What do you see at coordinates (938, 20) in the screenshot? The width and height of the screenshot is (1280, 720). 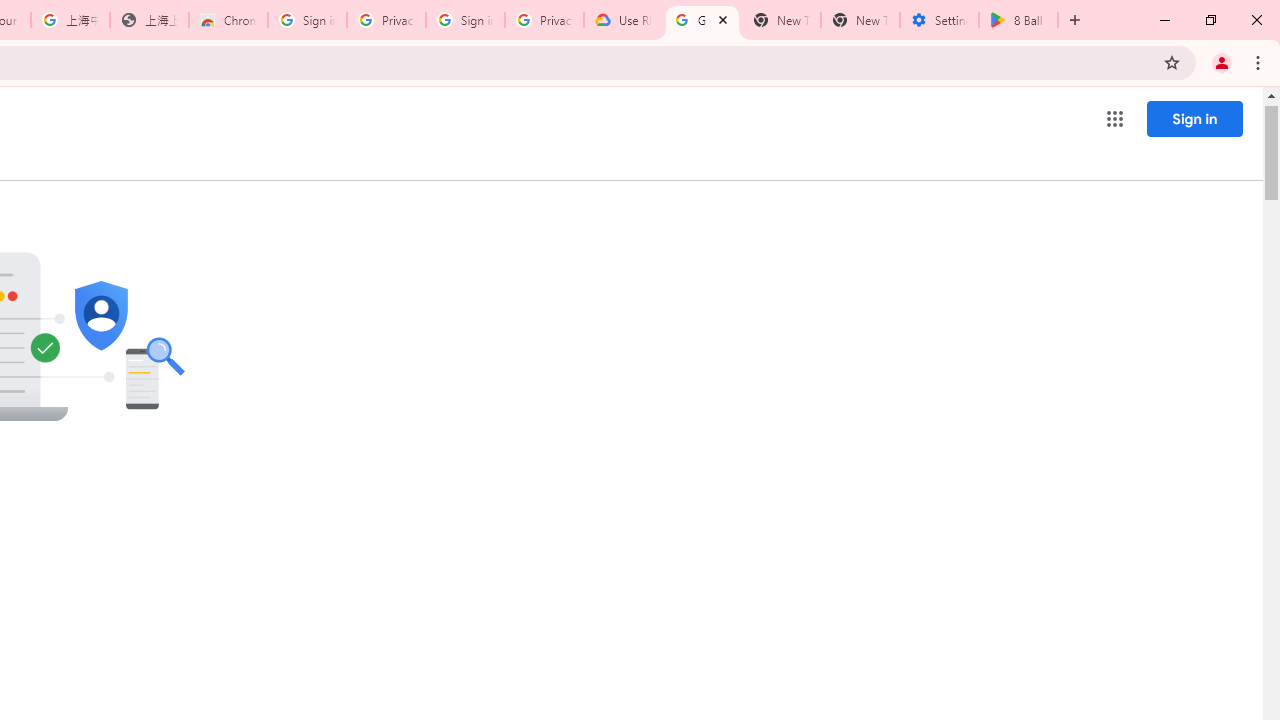 I see `'Settings - System'` at bounding box center [938, 20].